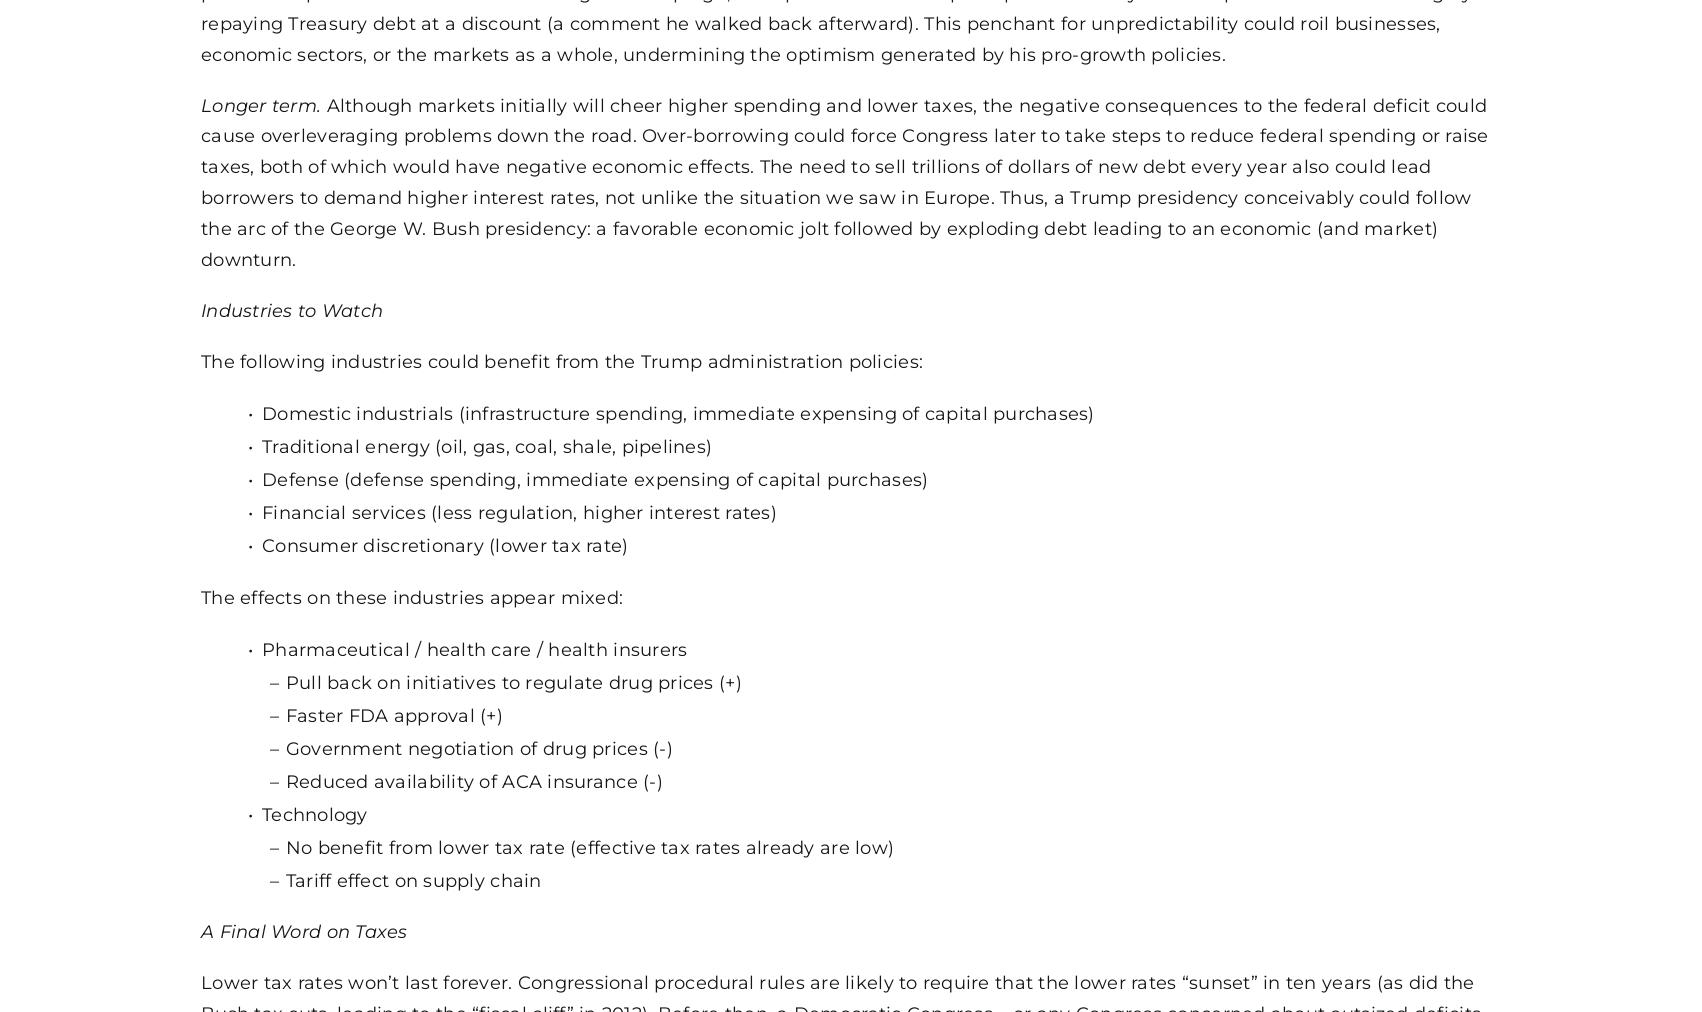  Describe the element at coordinates (285, 878) in the screenshot. I see `'Tariff effect on supply chain'` at that location.